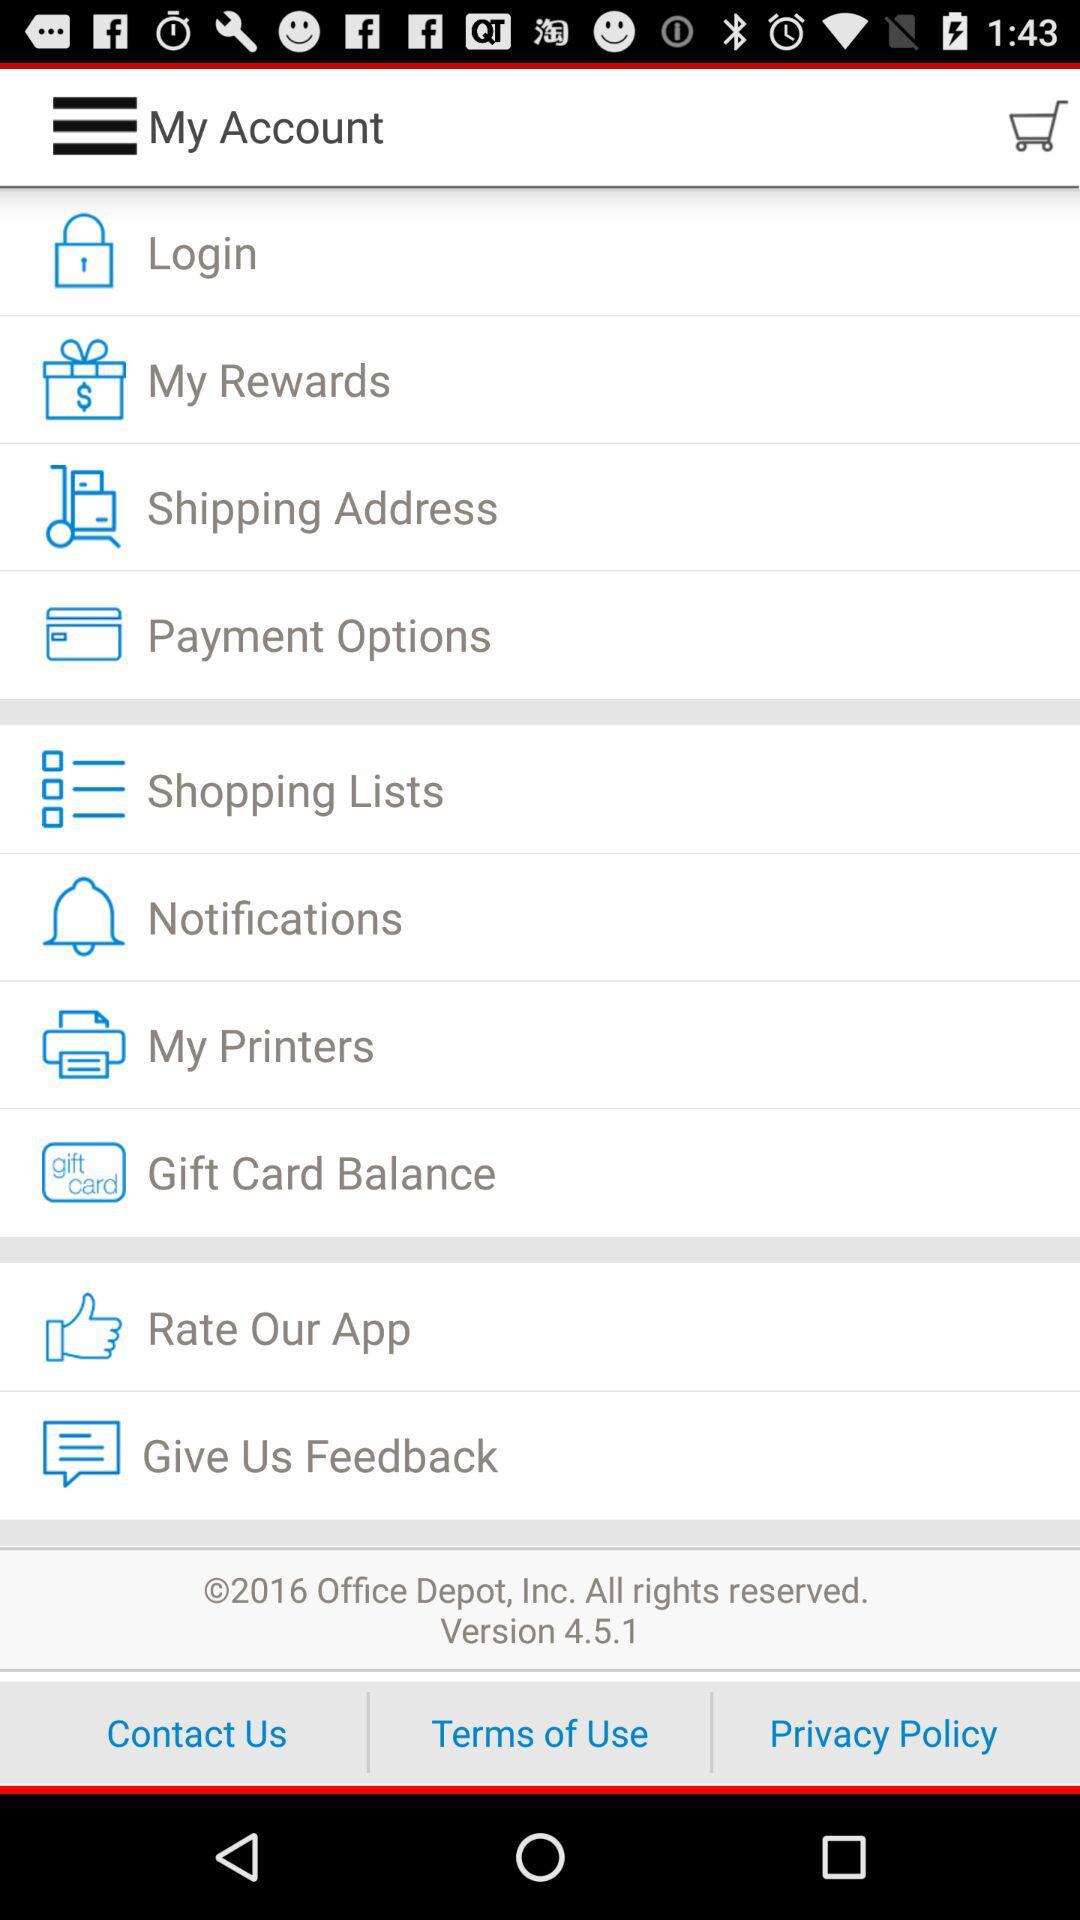  What do you see at coordinates (540, 1531) in the screenshot?
I see `the app below the give us feedback app` at bounding box center [540, 1531].